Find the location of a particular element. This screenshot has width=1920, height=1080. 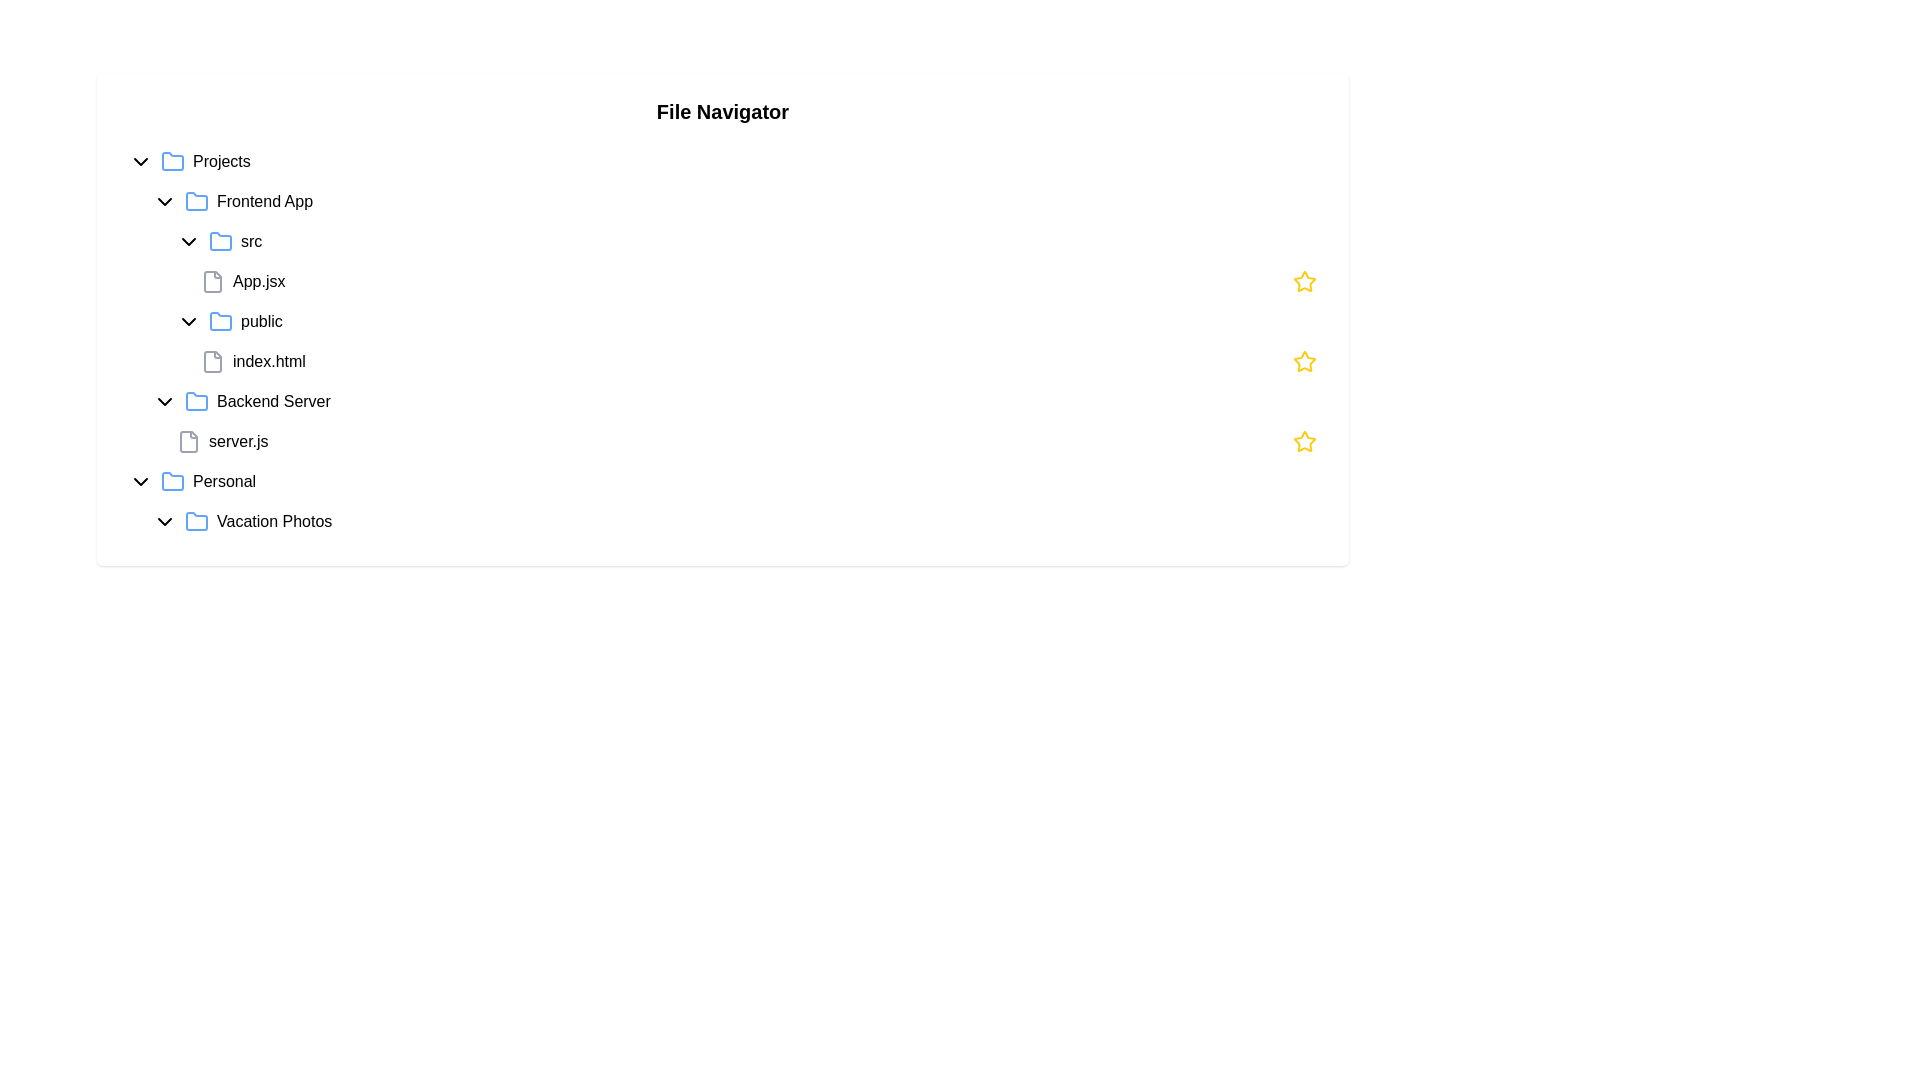

the blue folder-shaped graphic icon with a wireframe style located to the left of the text label 'src' under the 'src' node in the 'Frontend App' within 'Projects' is located at coordinates (220, 240).